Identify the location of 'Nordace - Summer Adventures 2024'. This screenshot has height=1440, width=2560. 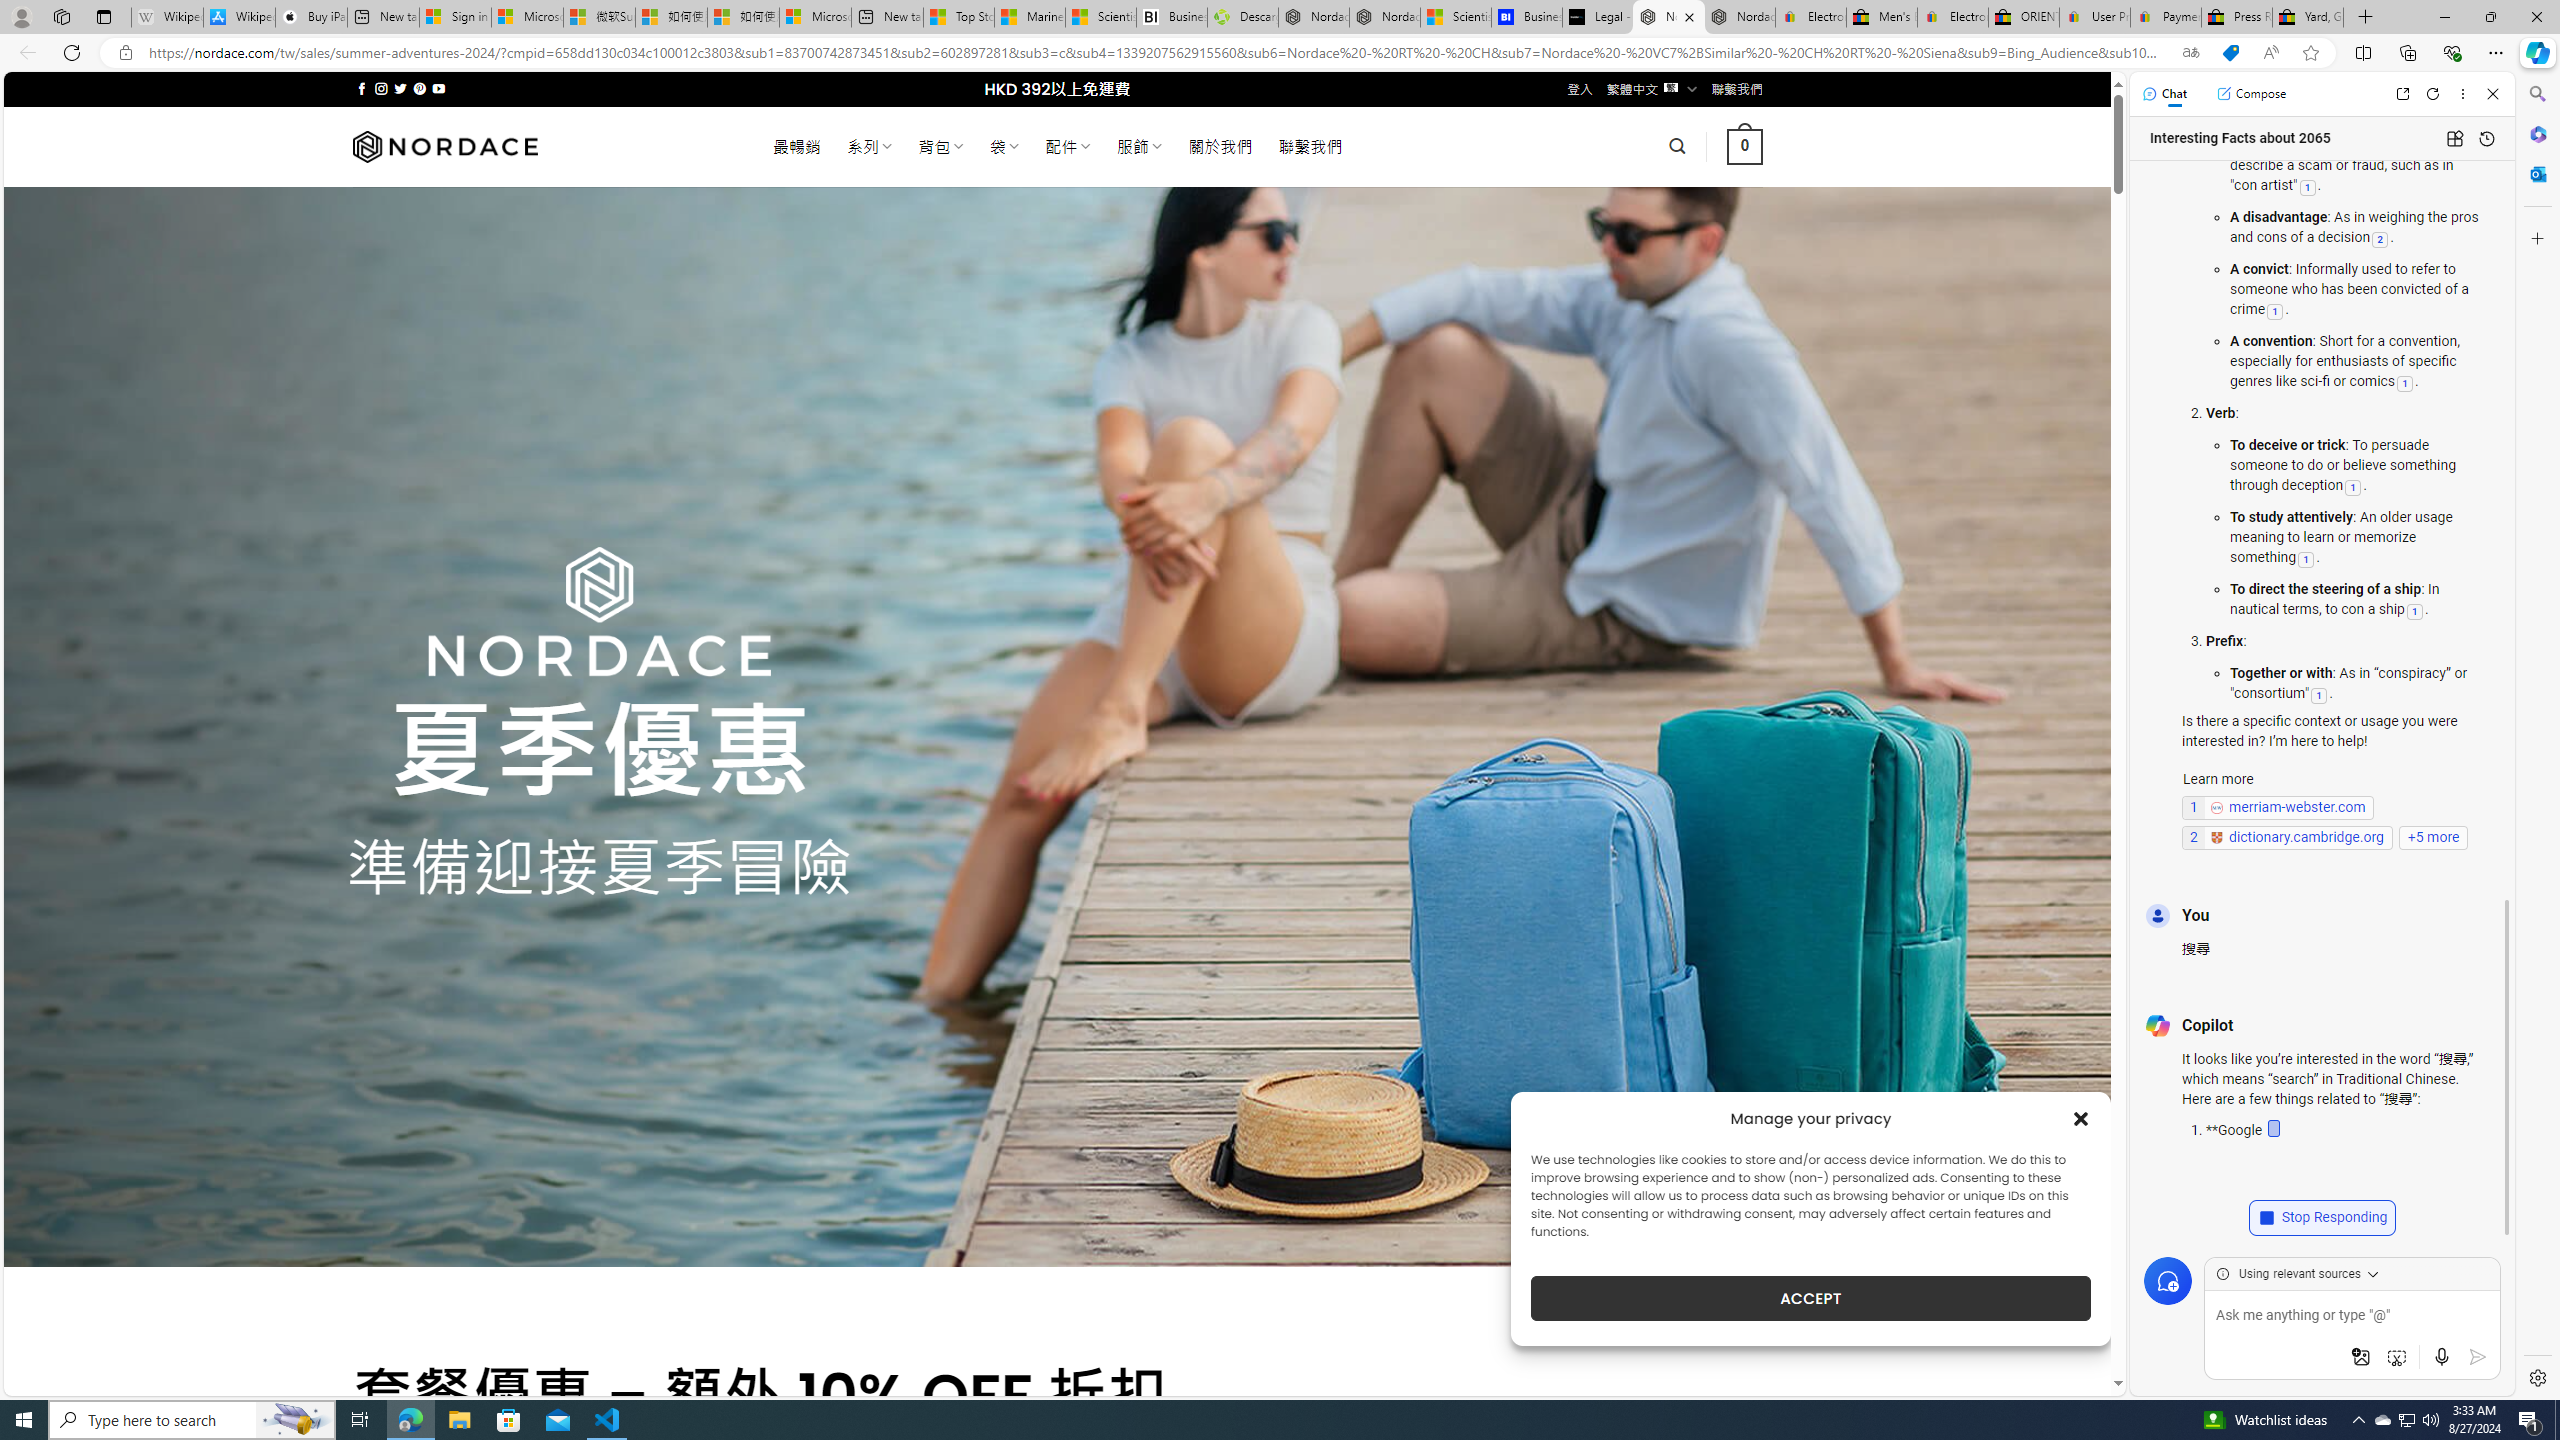
(1668, 16).